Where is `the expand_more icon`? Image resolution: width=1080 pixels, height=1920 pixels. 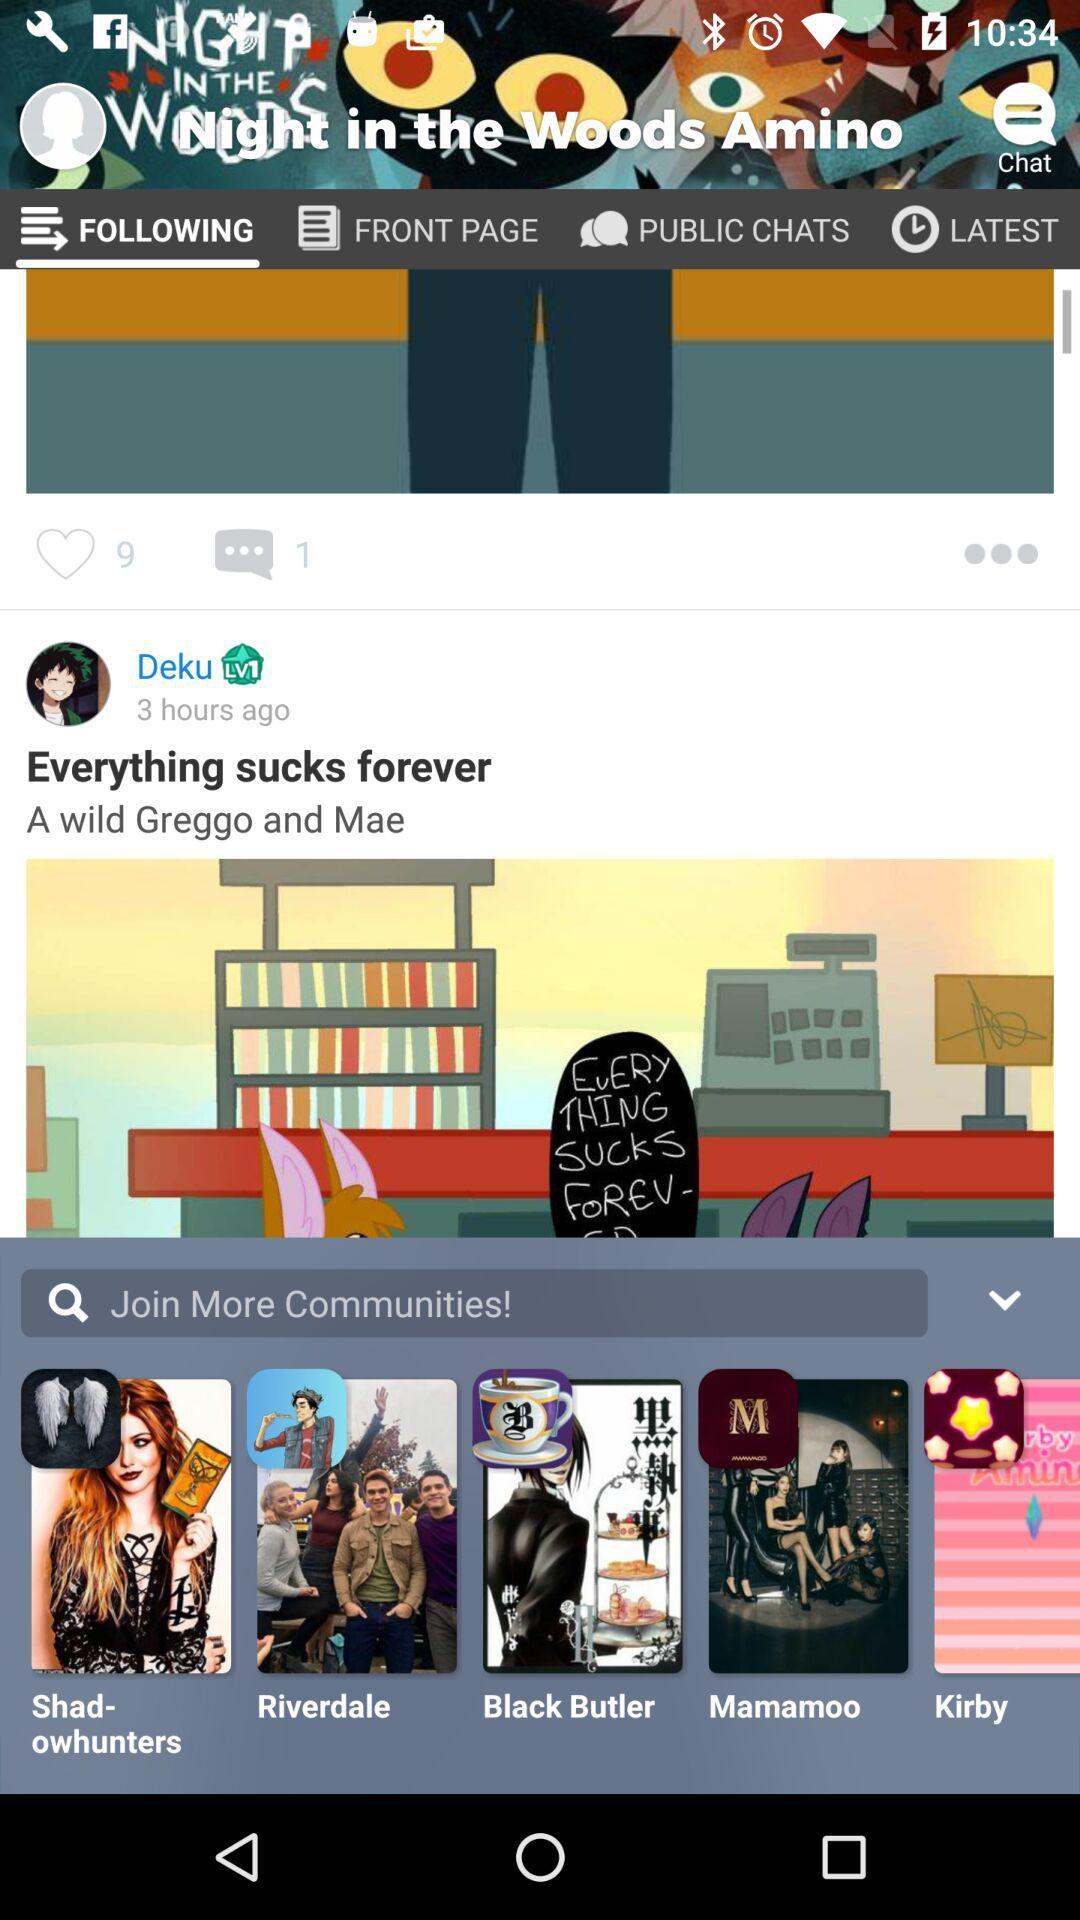 the expand_more icon is located at coordinates (1003, 1297).